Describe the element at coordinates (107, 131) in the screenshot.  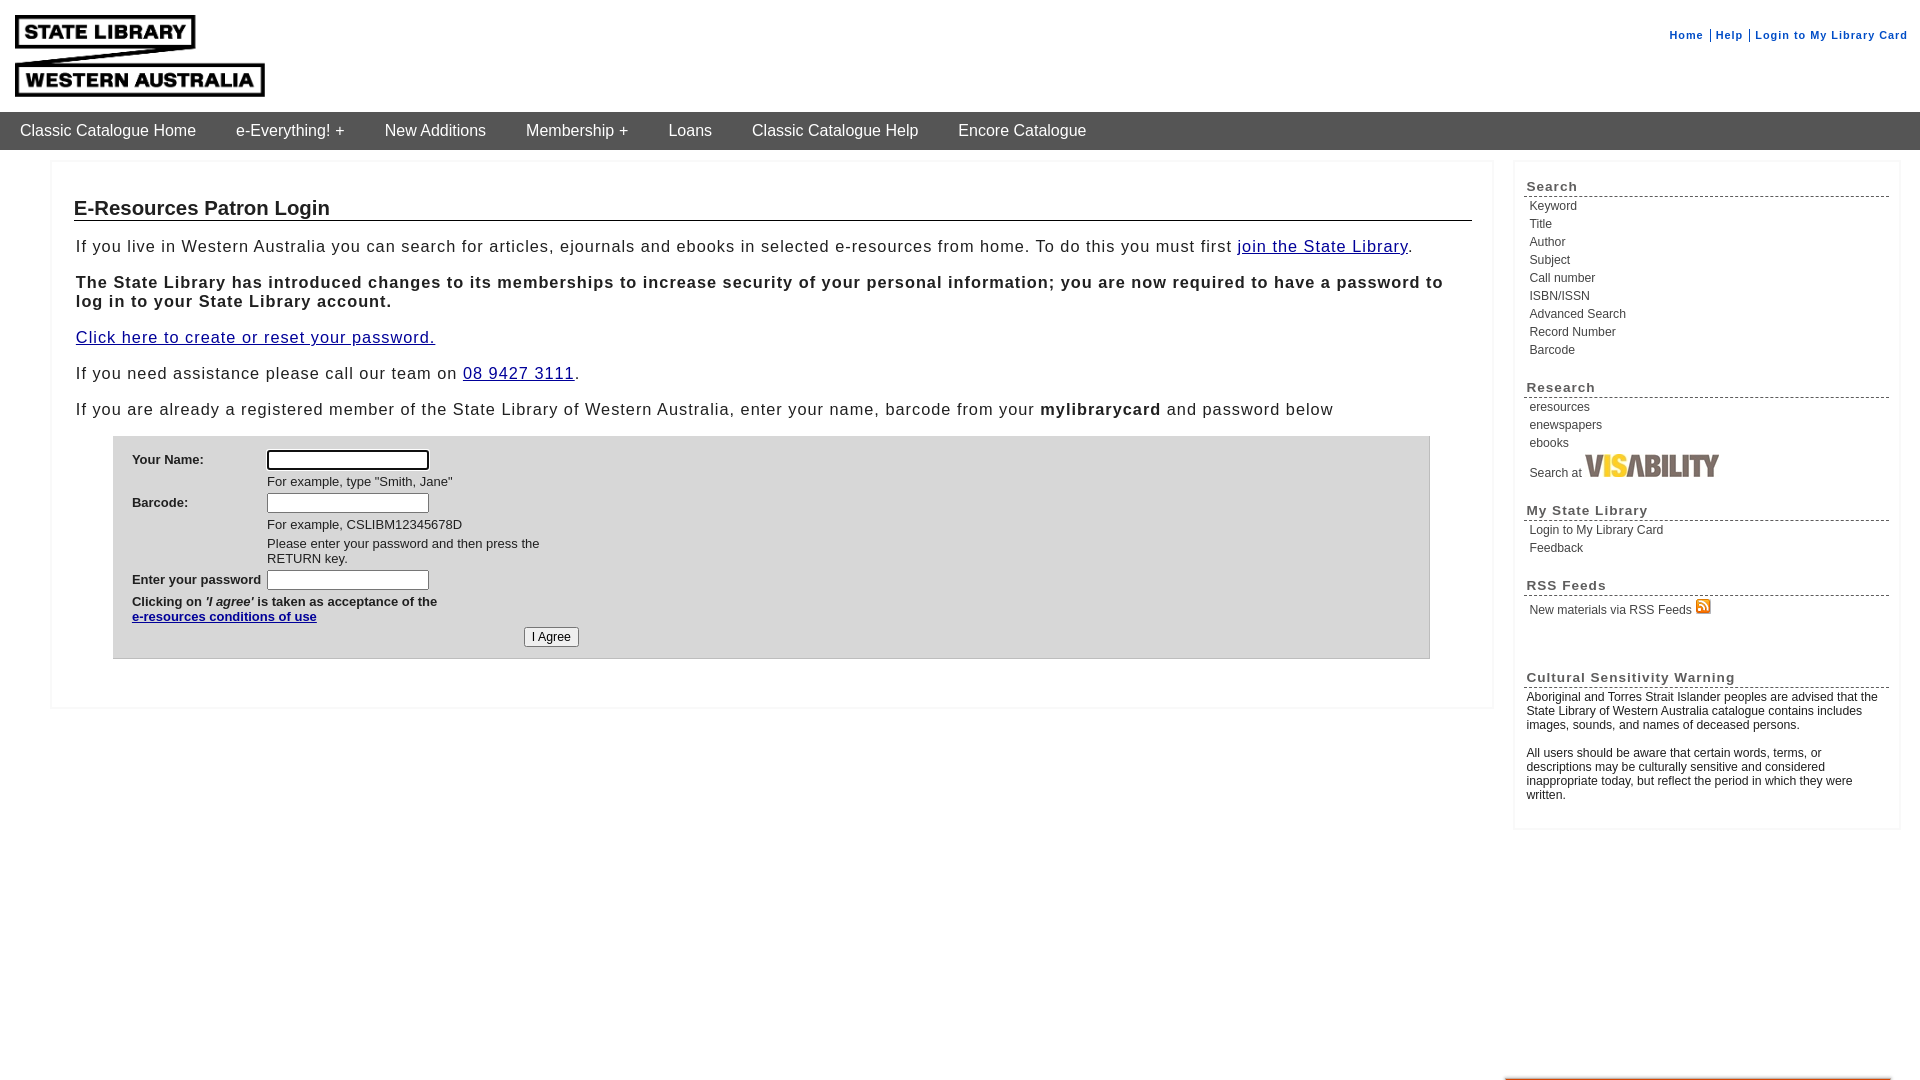
I see `'Classic Catalogue Home'` at that location.